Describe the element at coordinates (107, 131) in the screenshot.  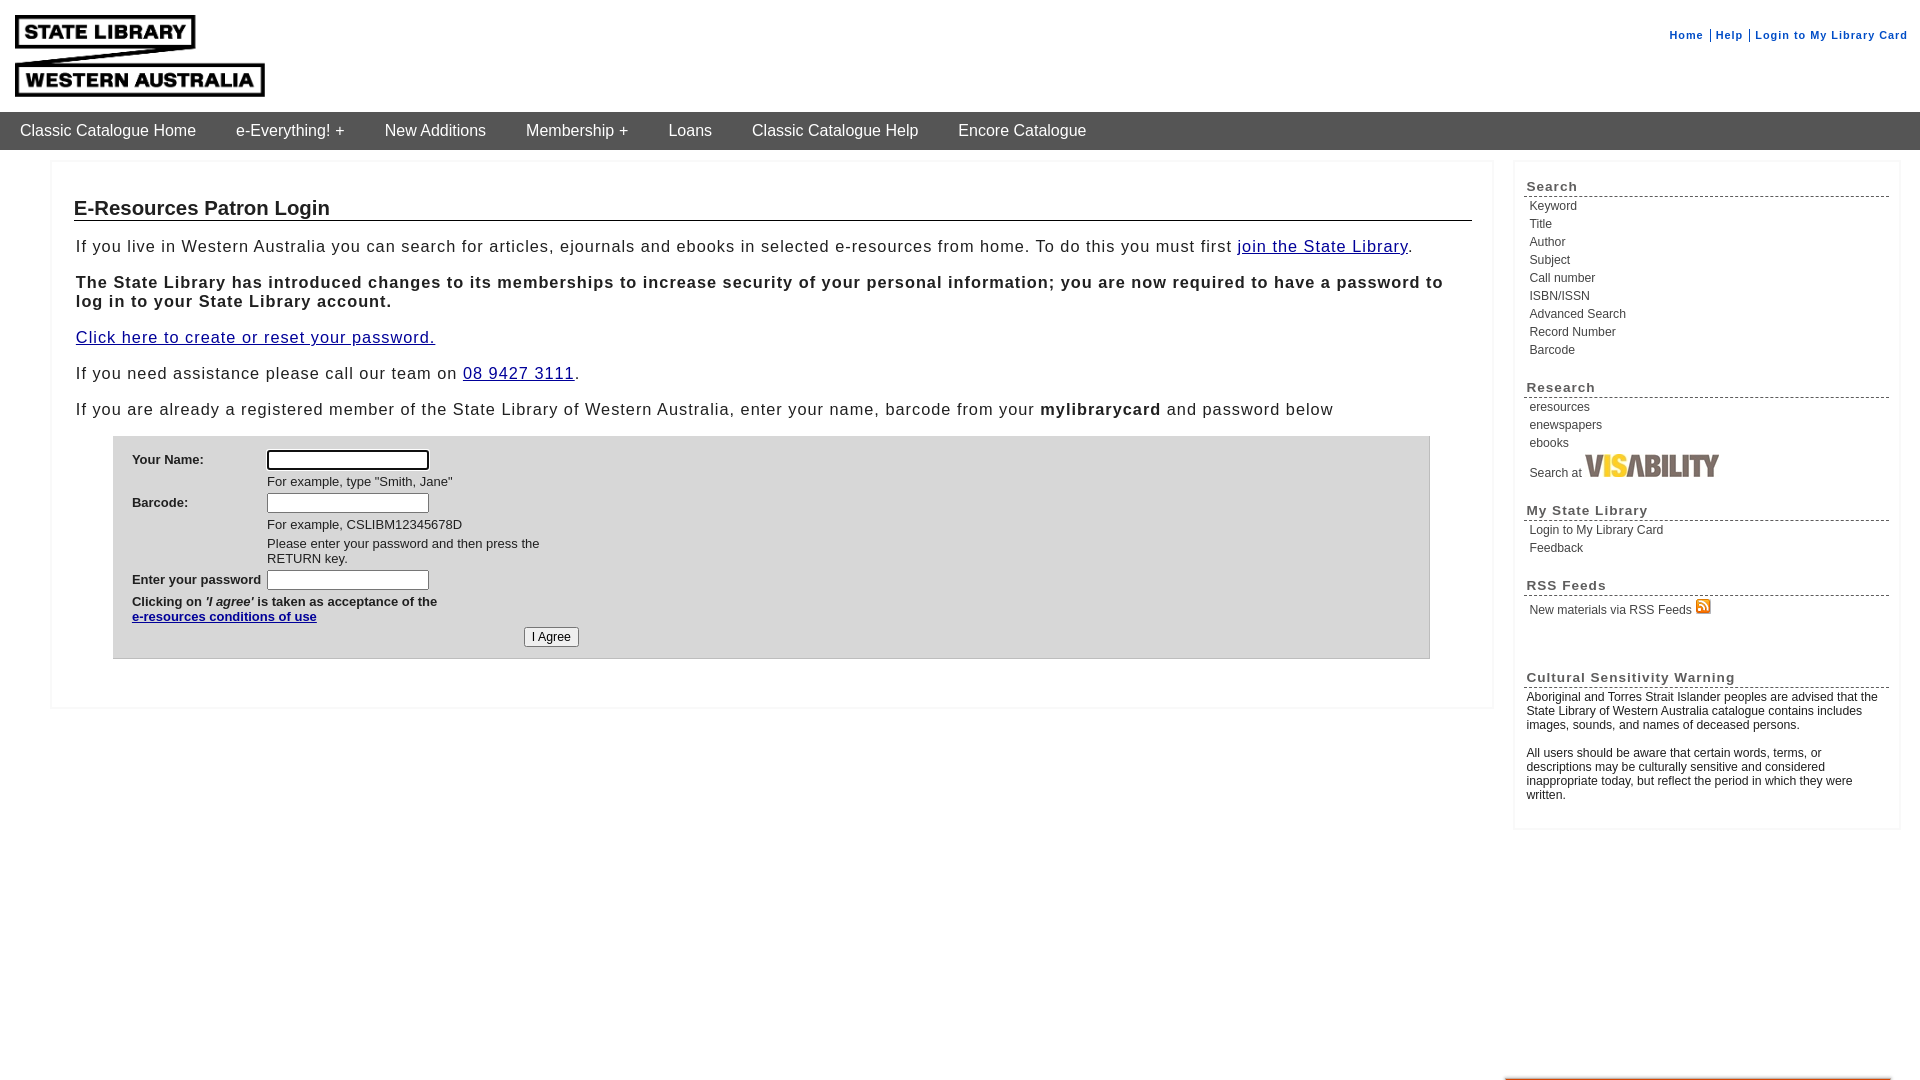
I see `'Classic Catalogue Home'` at that location.